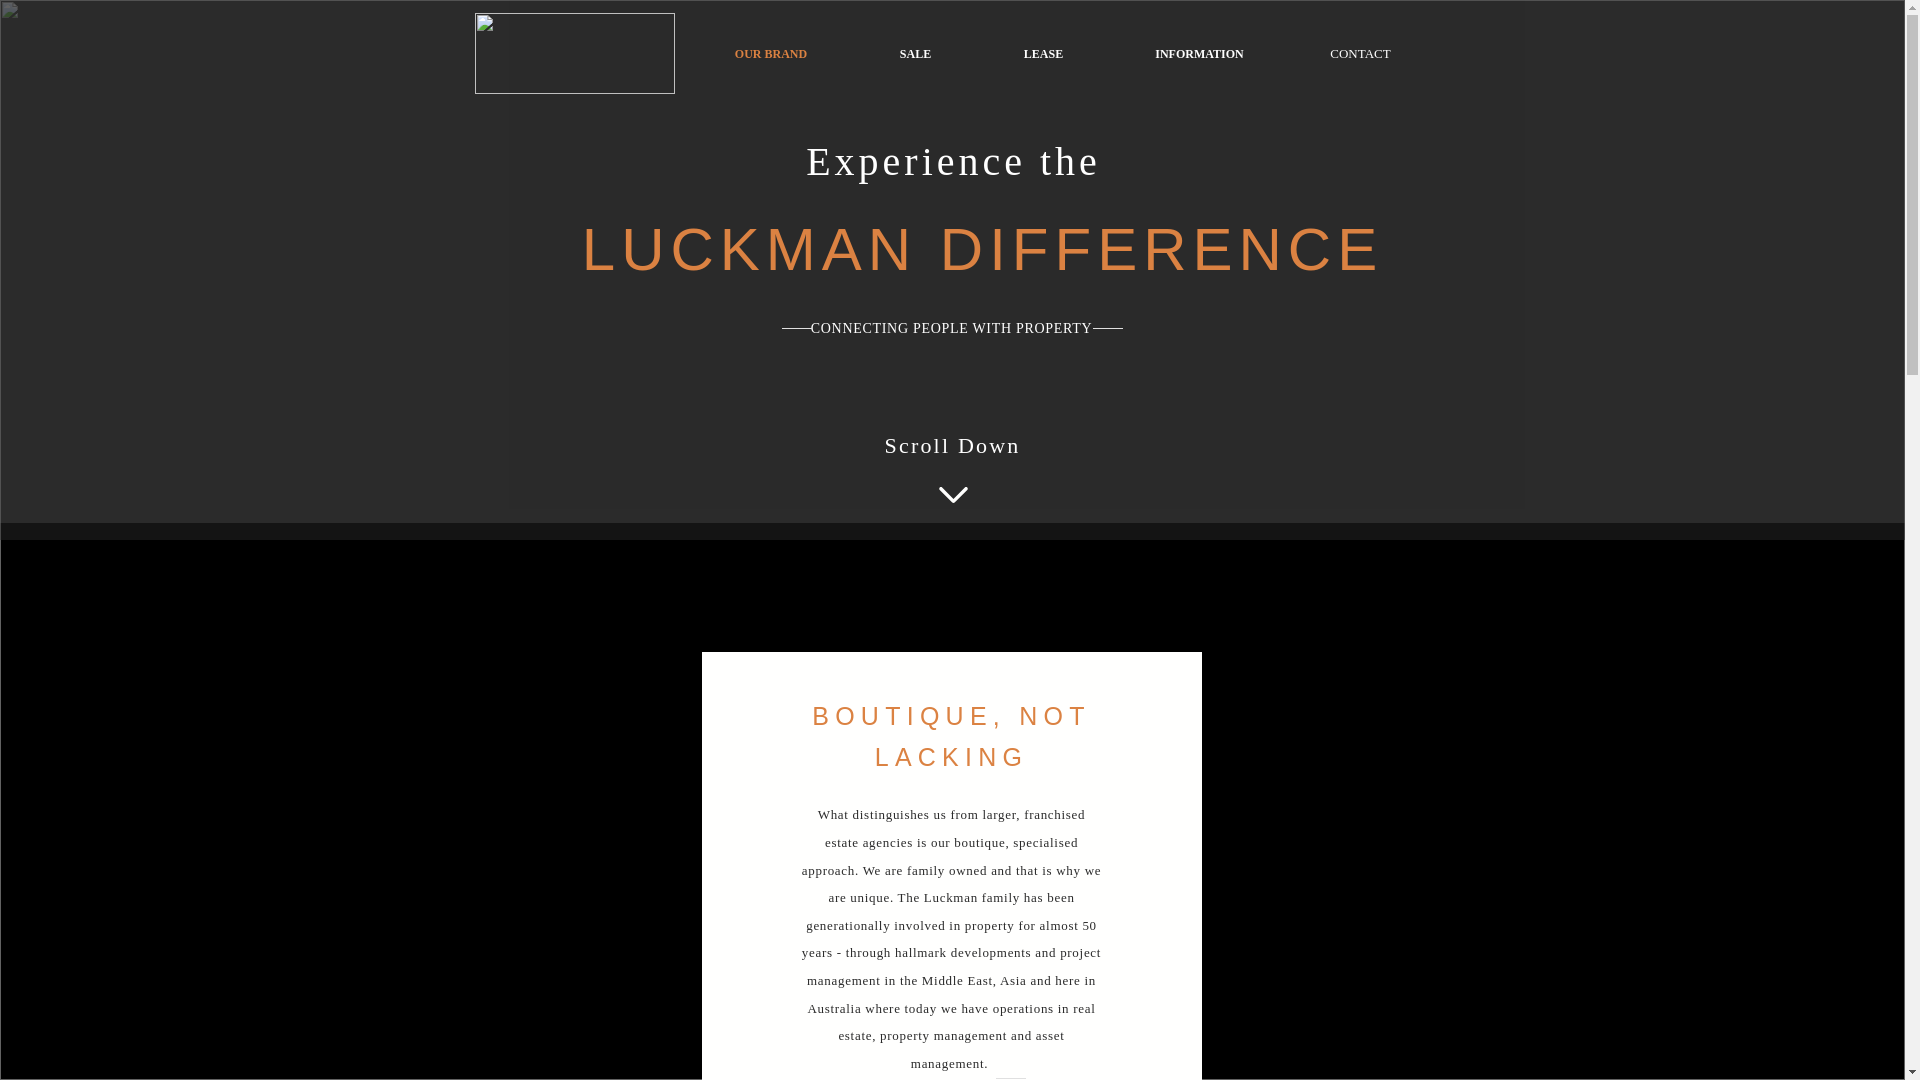  Describe the element at coordinates (1200, 53) in the screenshot. I see `'INFORMATION'` at that location.